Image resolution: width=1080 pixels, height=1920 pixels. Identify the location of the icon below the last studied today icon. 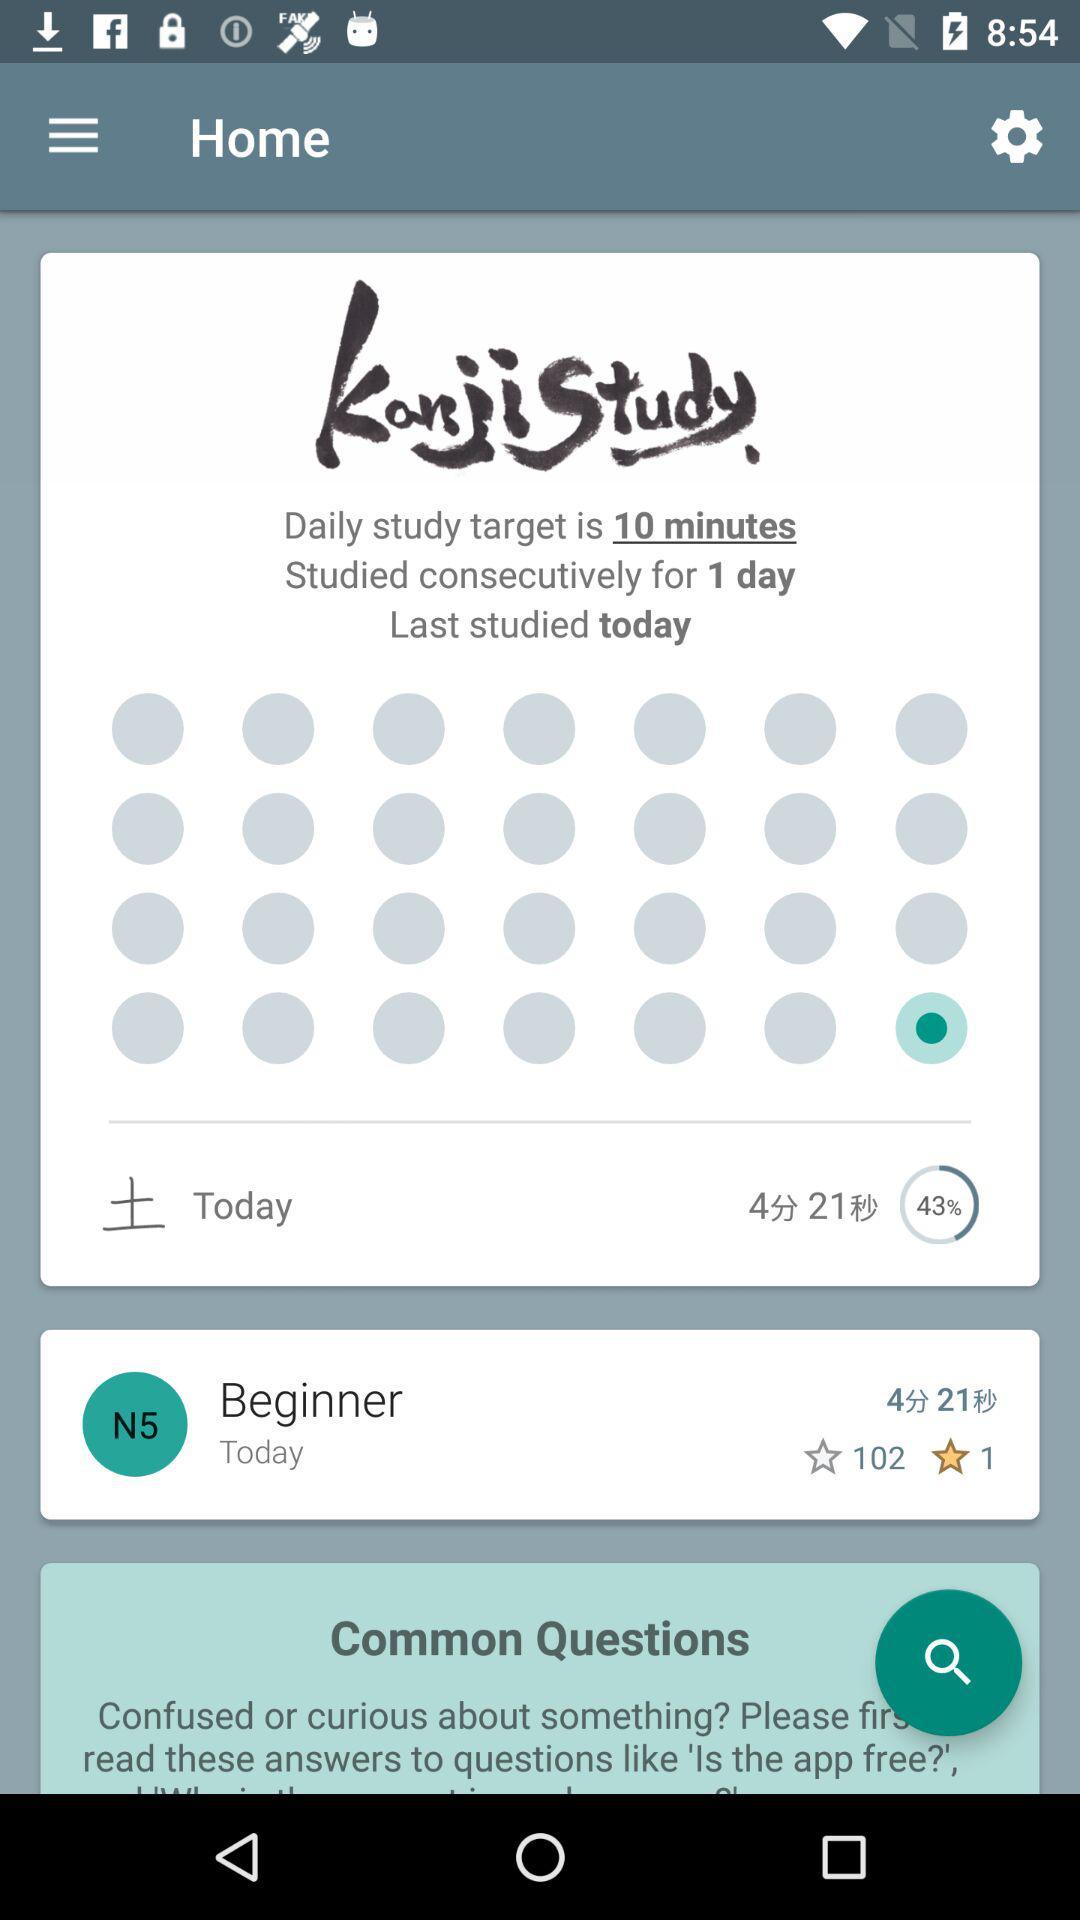
(931, 728).